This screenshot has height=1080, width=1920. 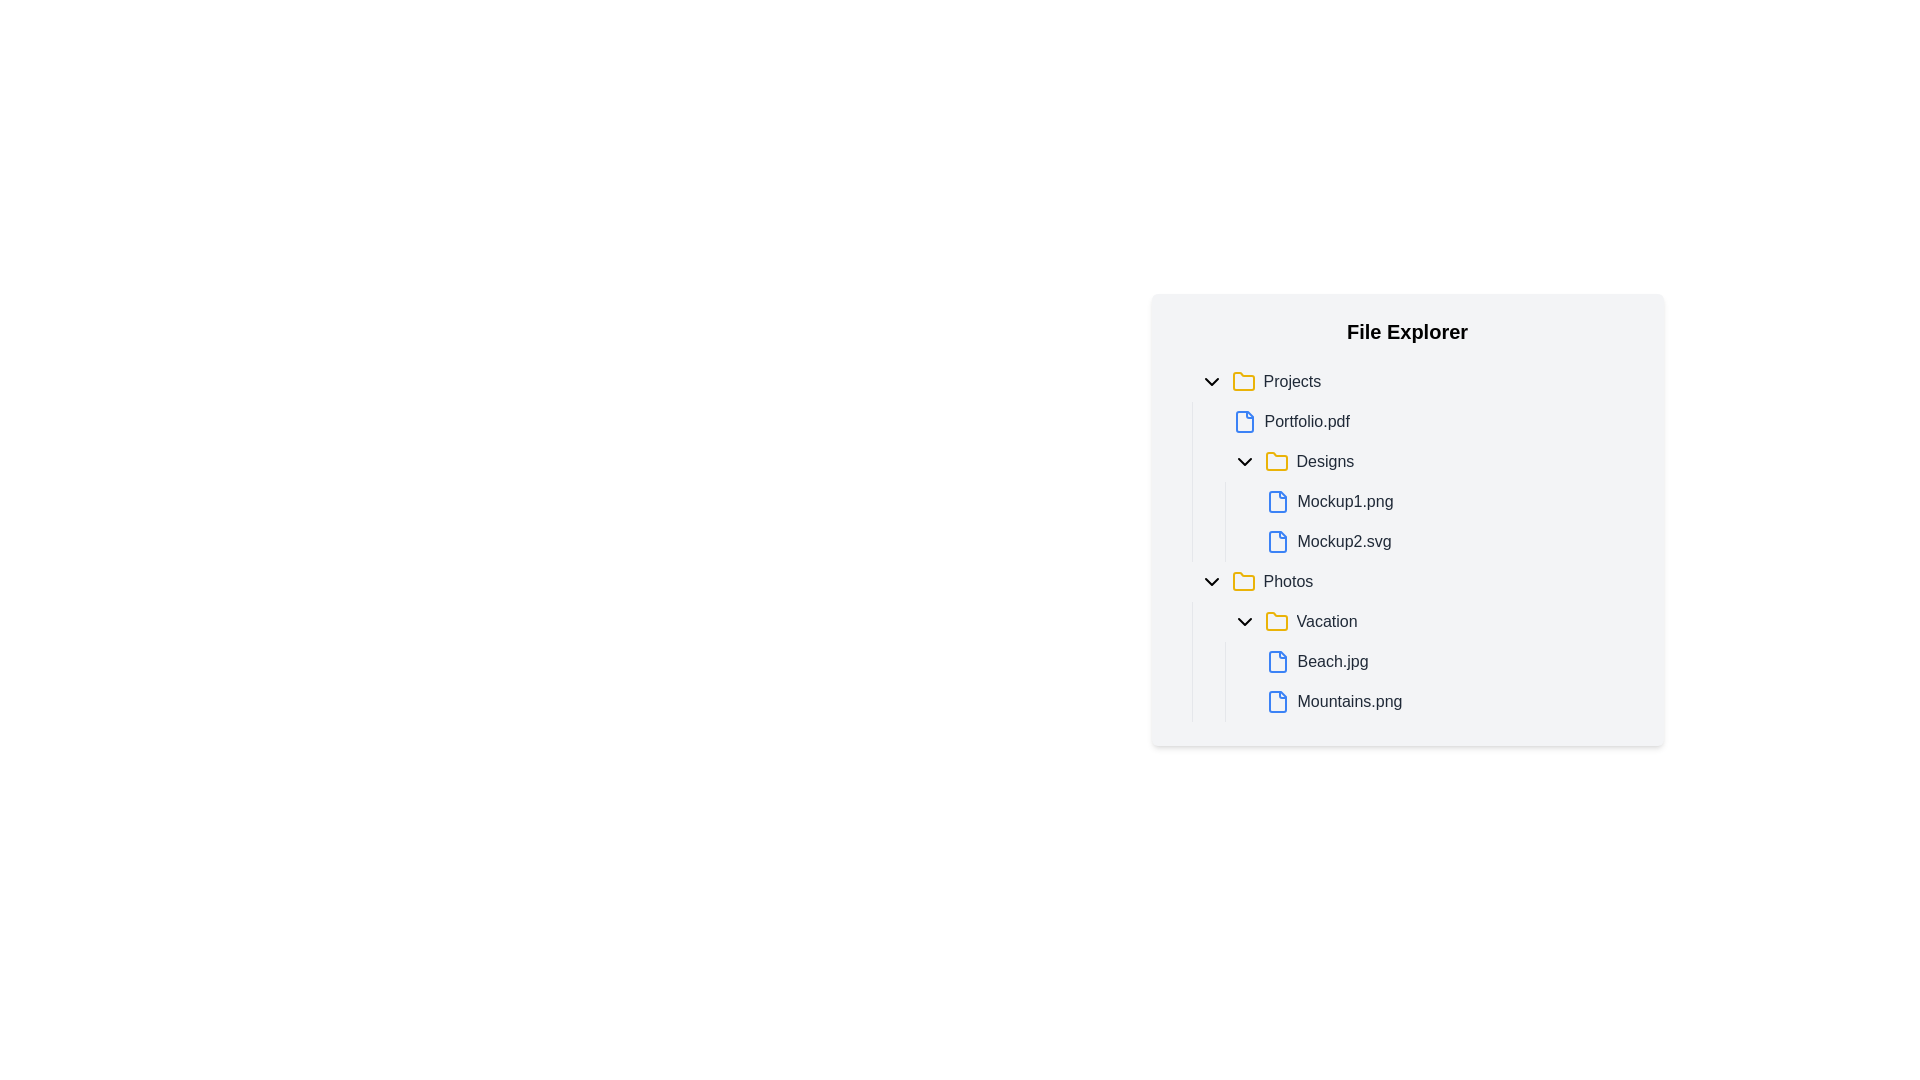 I want to click on the file document icon with a blue outline and white background located to the left of 'Beach.jpg' in the 'Vacation' subfolder of the 'Photos' folder, so click(x=1276, y=662).